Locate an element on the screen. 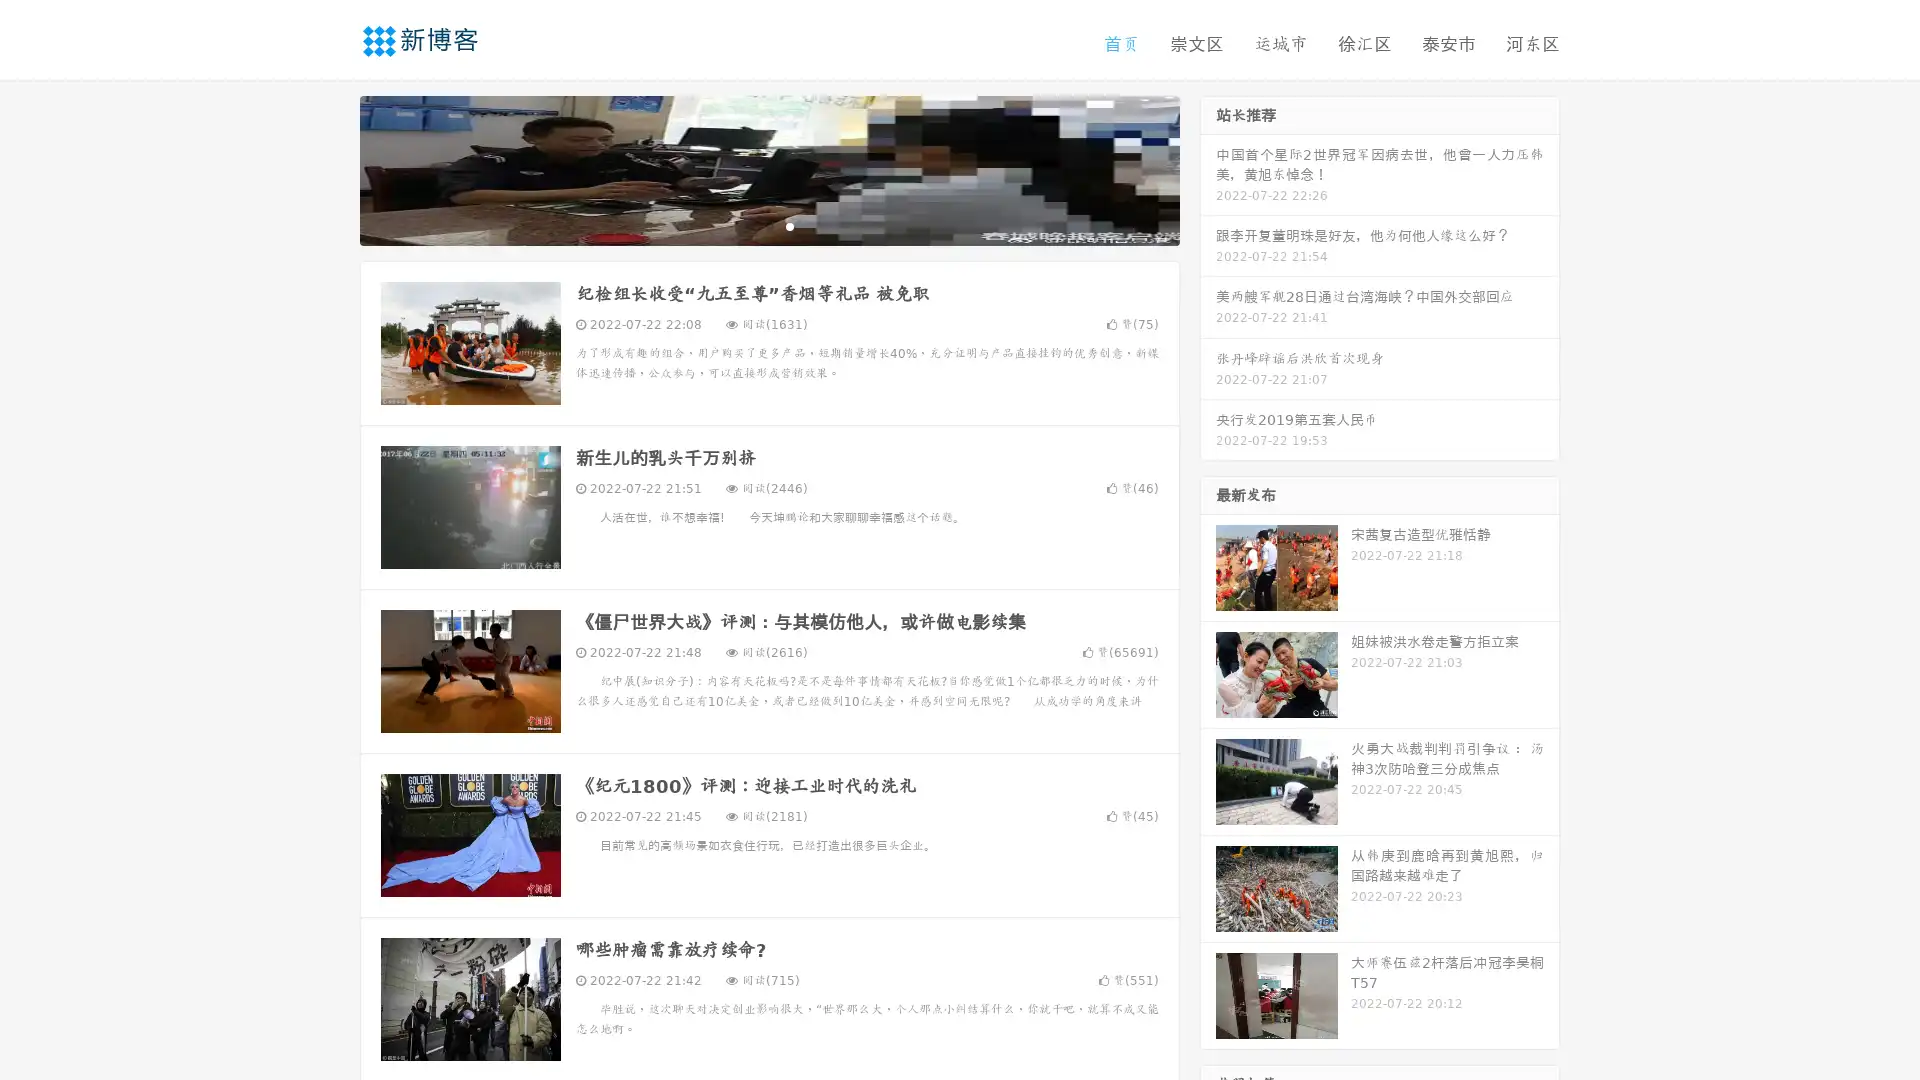 The width and height of the screenshot is (1920, 1080). Previous slide is located at coordinates (330, 168).